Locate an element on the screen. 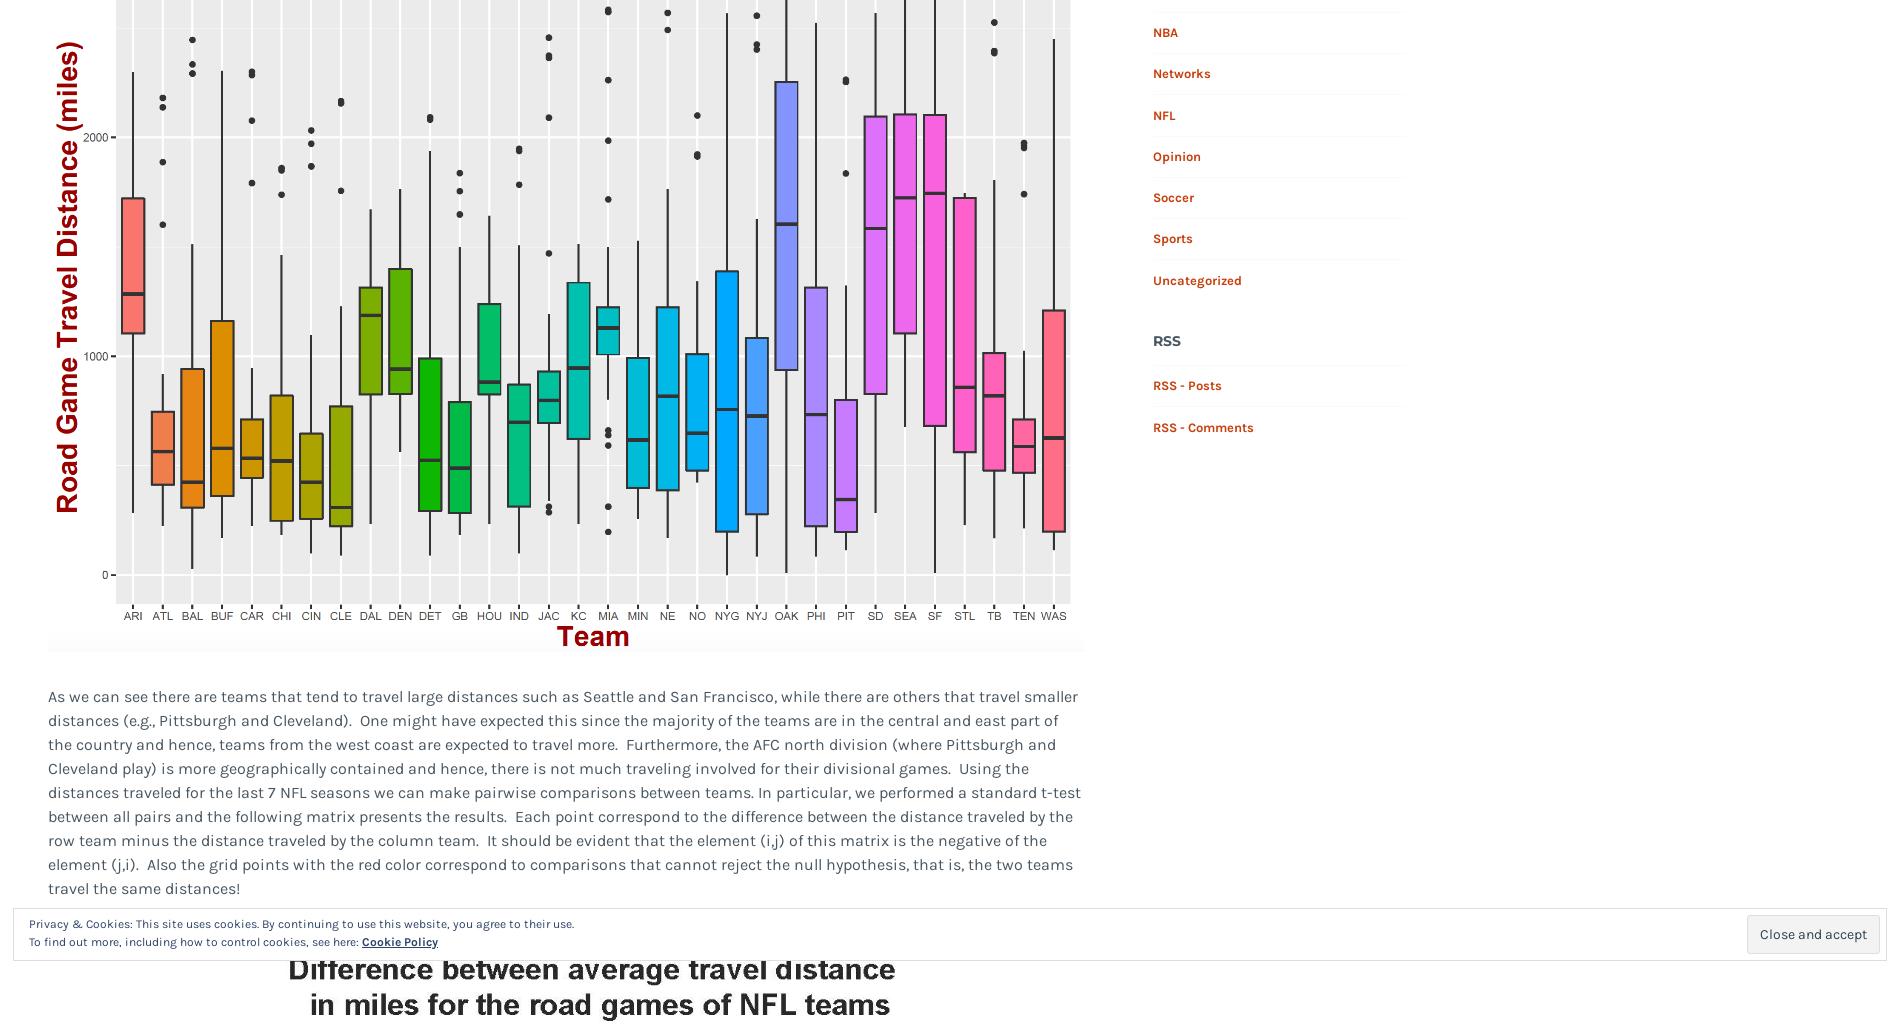 Image resolution: width=1900 pixels, height=1026 pixels. 'Soccer' is located at coordinates (1173, 196).